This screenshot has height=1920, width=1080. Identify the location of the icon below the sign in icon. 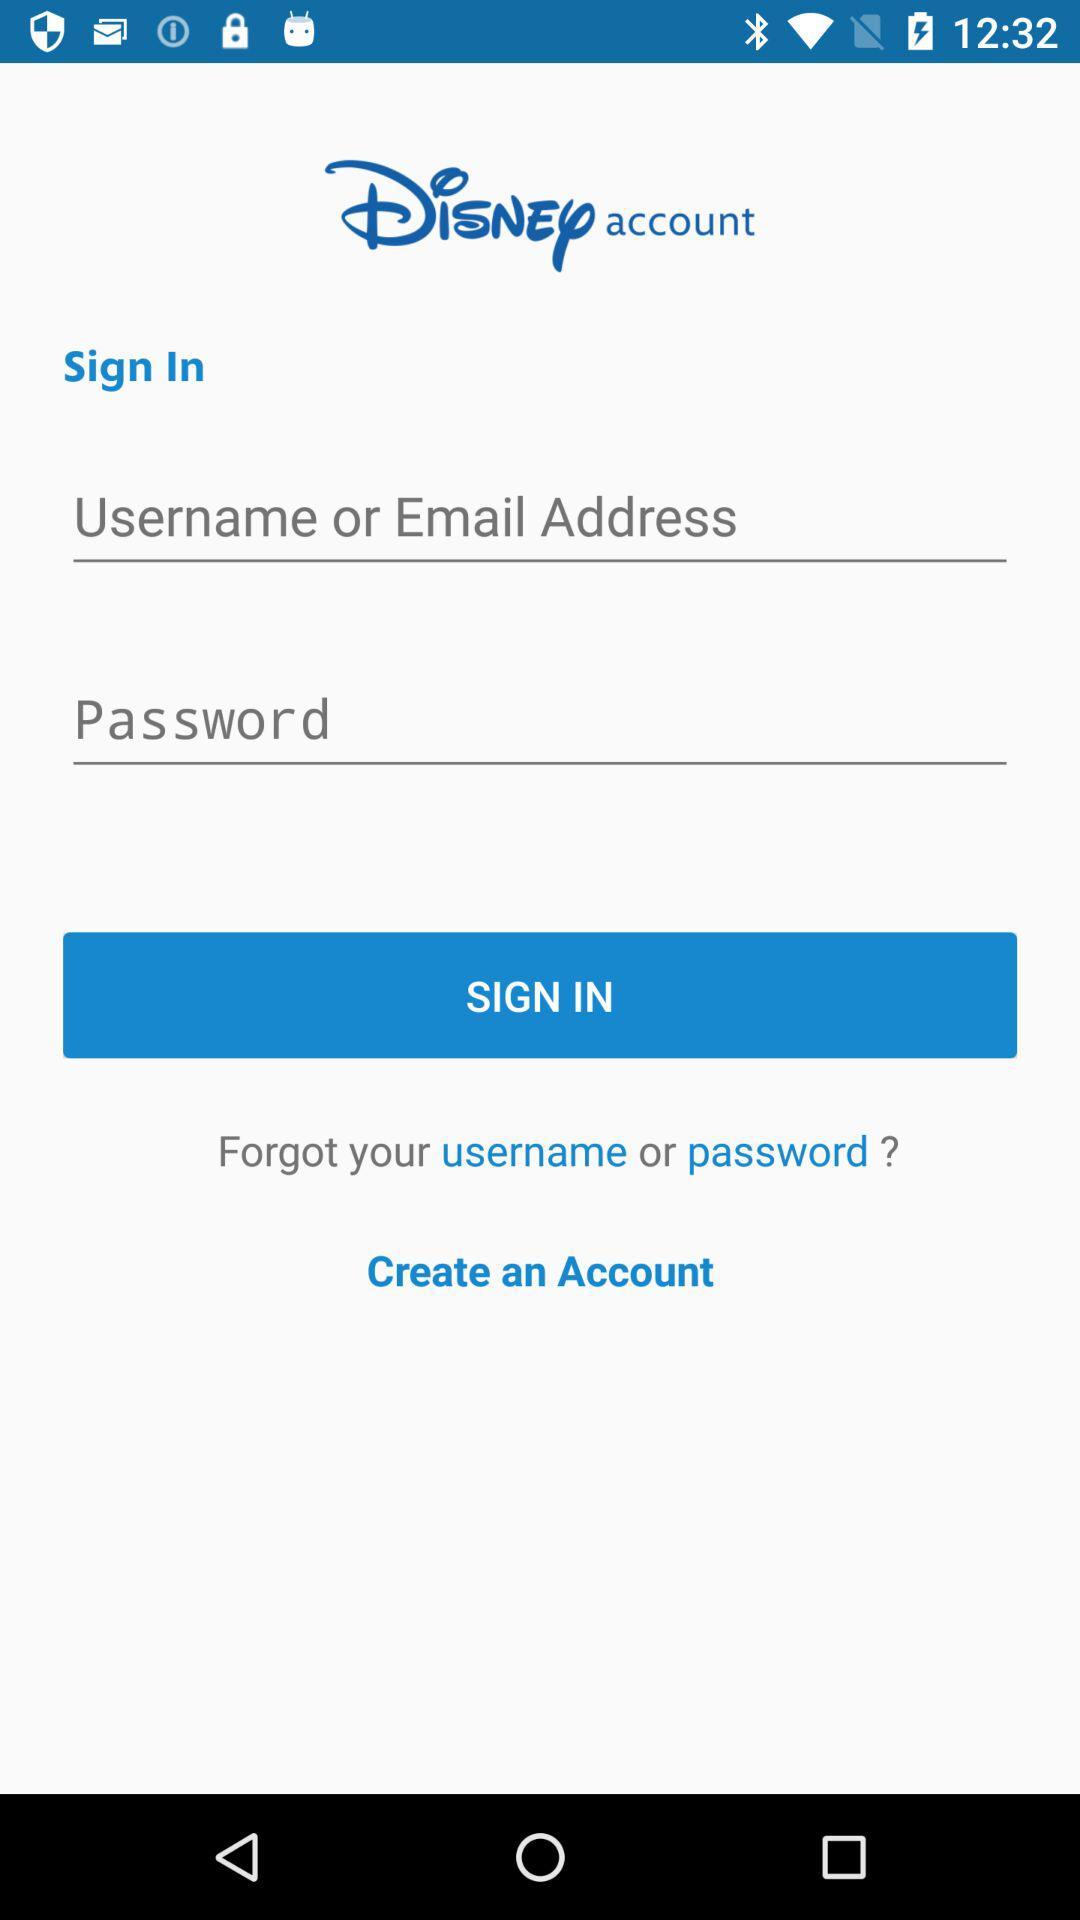
(538, 1149).